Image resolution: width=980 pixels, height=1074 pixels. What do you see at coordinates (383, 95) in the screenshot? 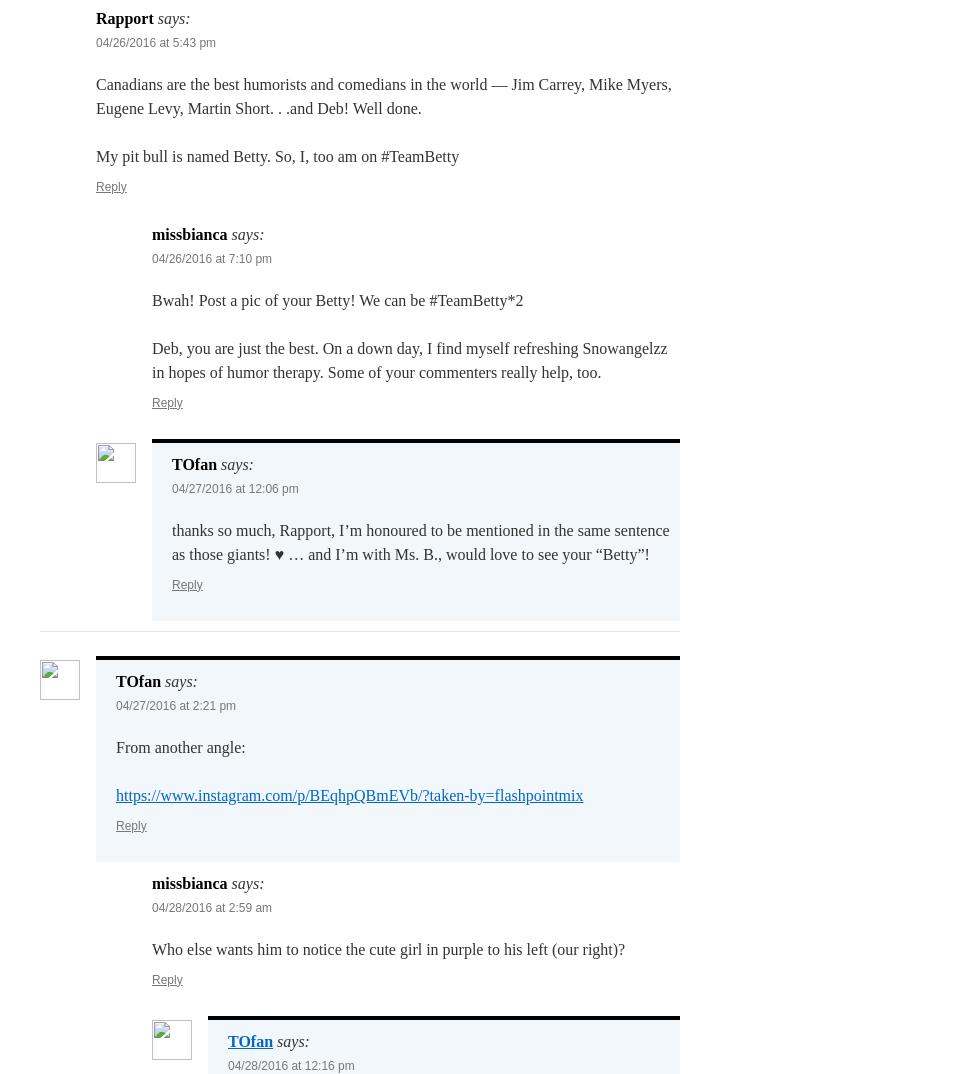
I see `'Canadians are the best humorists and comedians in the world — Jim Carrey, Mike Myers, Eugene Levy, Martin Short. . .and Deb!  Well done.'` at bounding box center [383, 95].